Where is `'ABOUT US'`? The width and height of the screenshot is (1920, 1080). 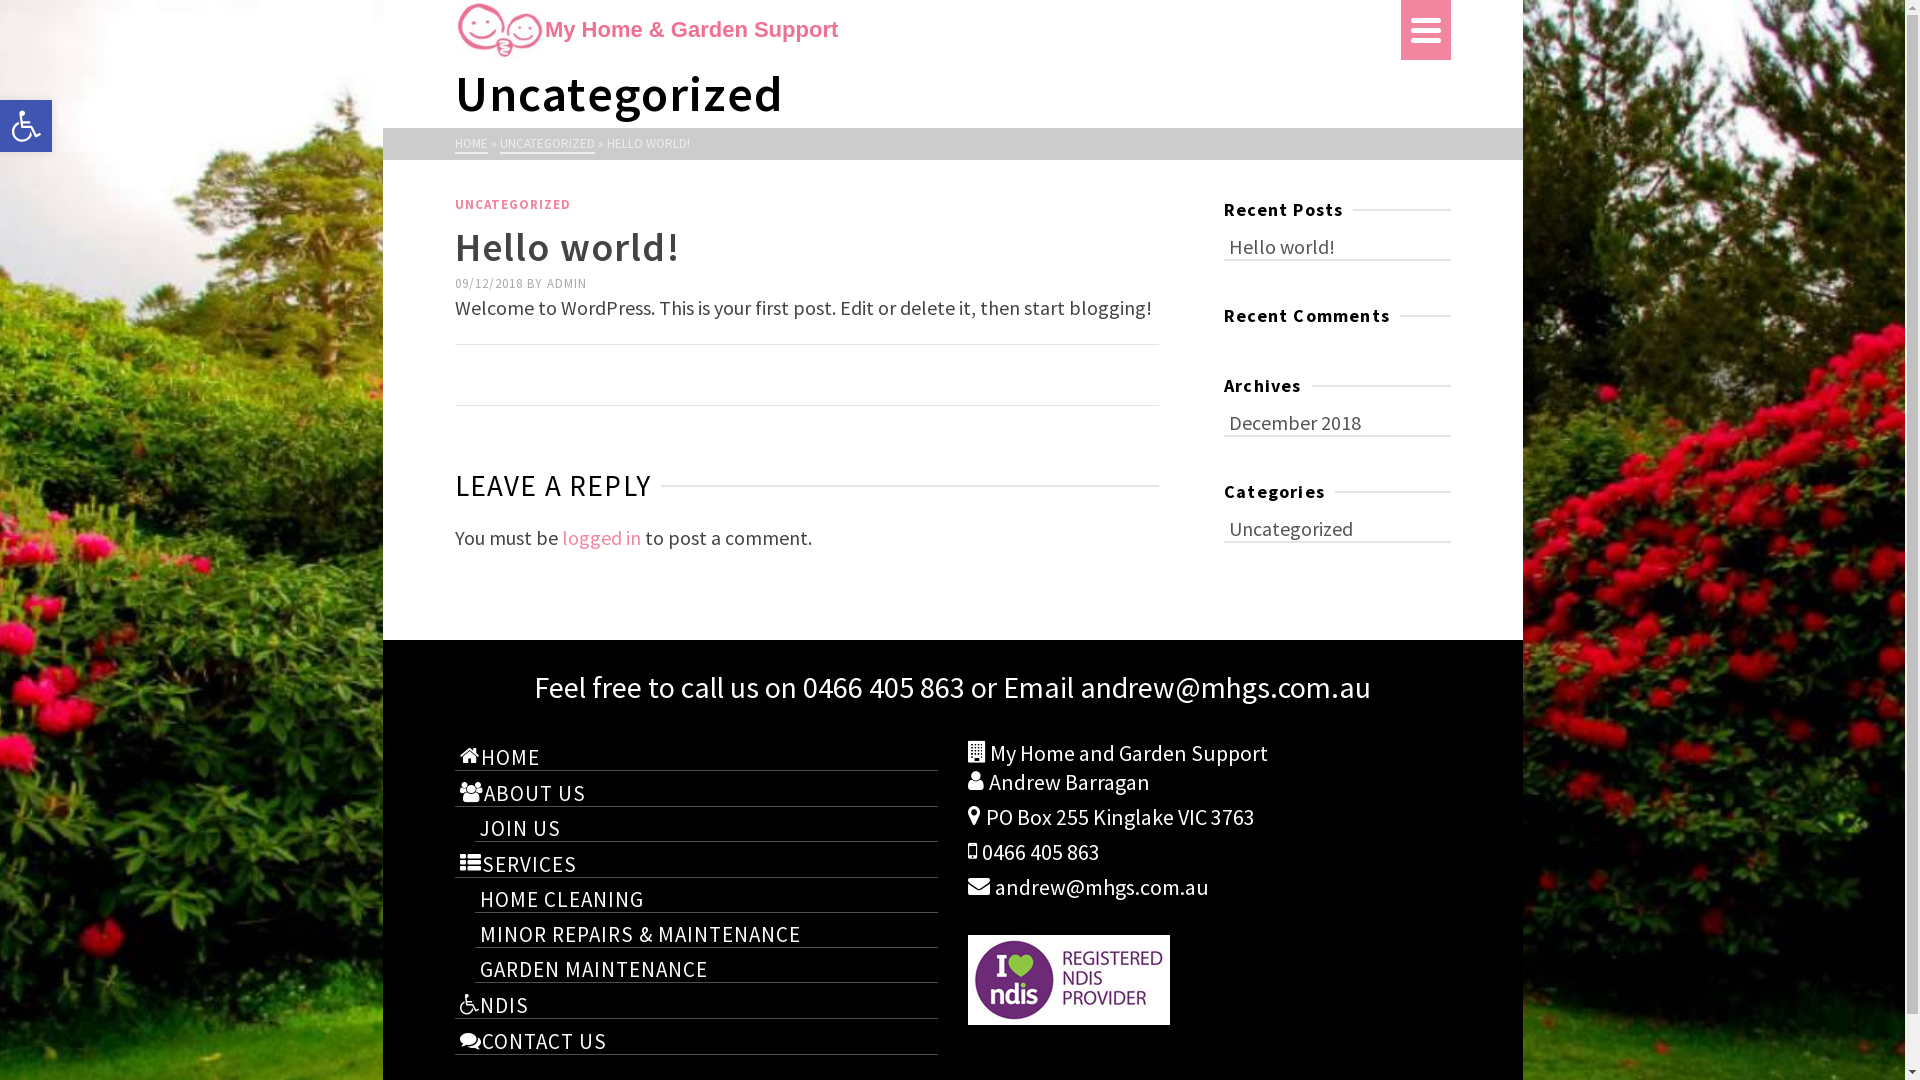 'ABOUT US' is located at coordinates (453, 790).